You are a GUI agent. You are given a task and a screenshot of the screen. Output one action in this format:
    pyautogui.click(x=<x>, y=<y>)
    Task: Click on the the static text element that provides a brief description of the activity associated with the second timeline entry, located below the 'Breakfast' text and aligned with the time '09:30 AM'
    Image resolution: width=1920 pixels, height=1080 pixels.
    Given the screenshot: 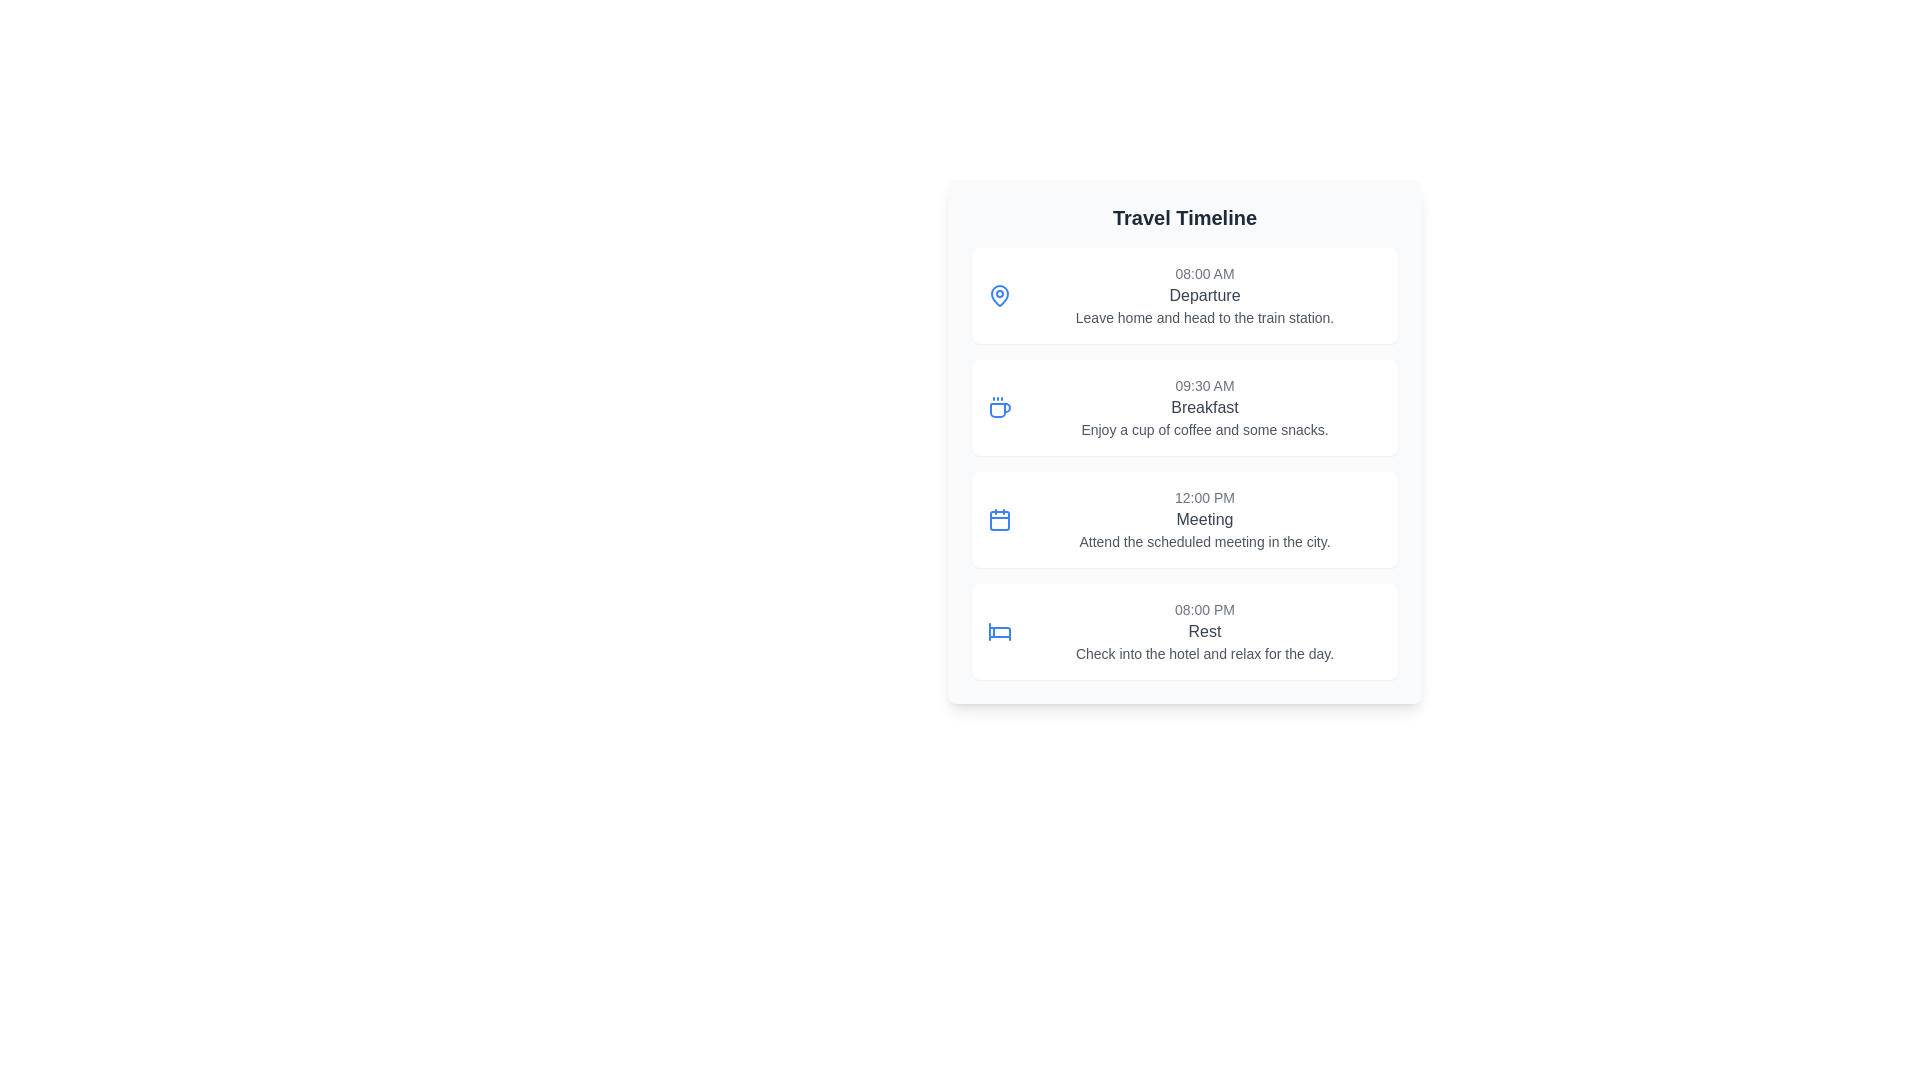 What is the action you would take?
    pyautogui.click(x=1203, y=428)
    